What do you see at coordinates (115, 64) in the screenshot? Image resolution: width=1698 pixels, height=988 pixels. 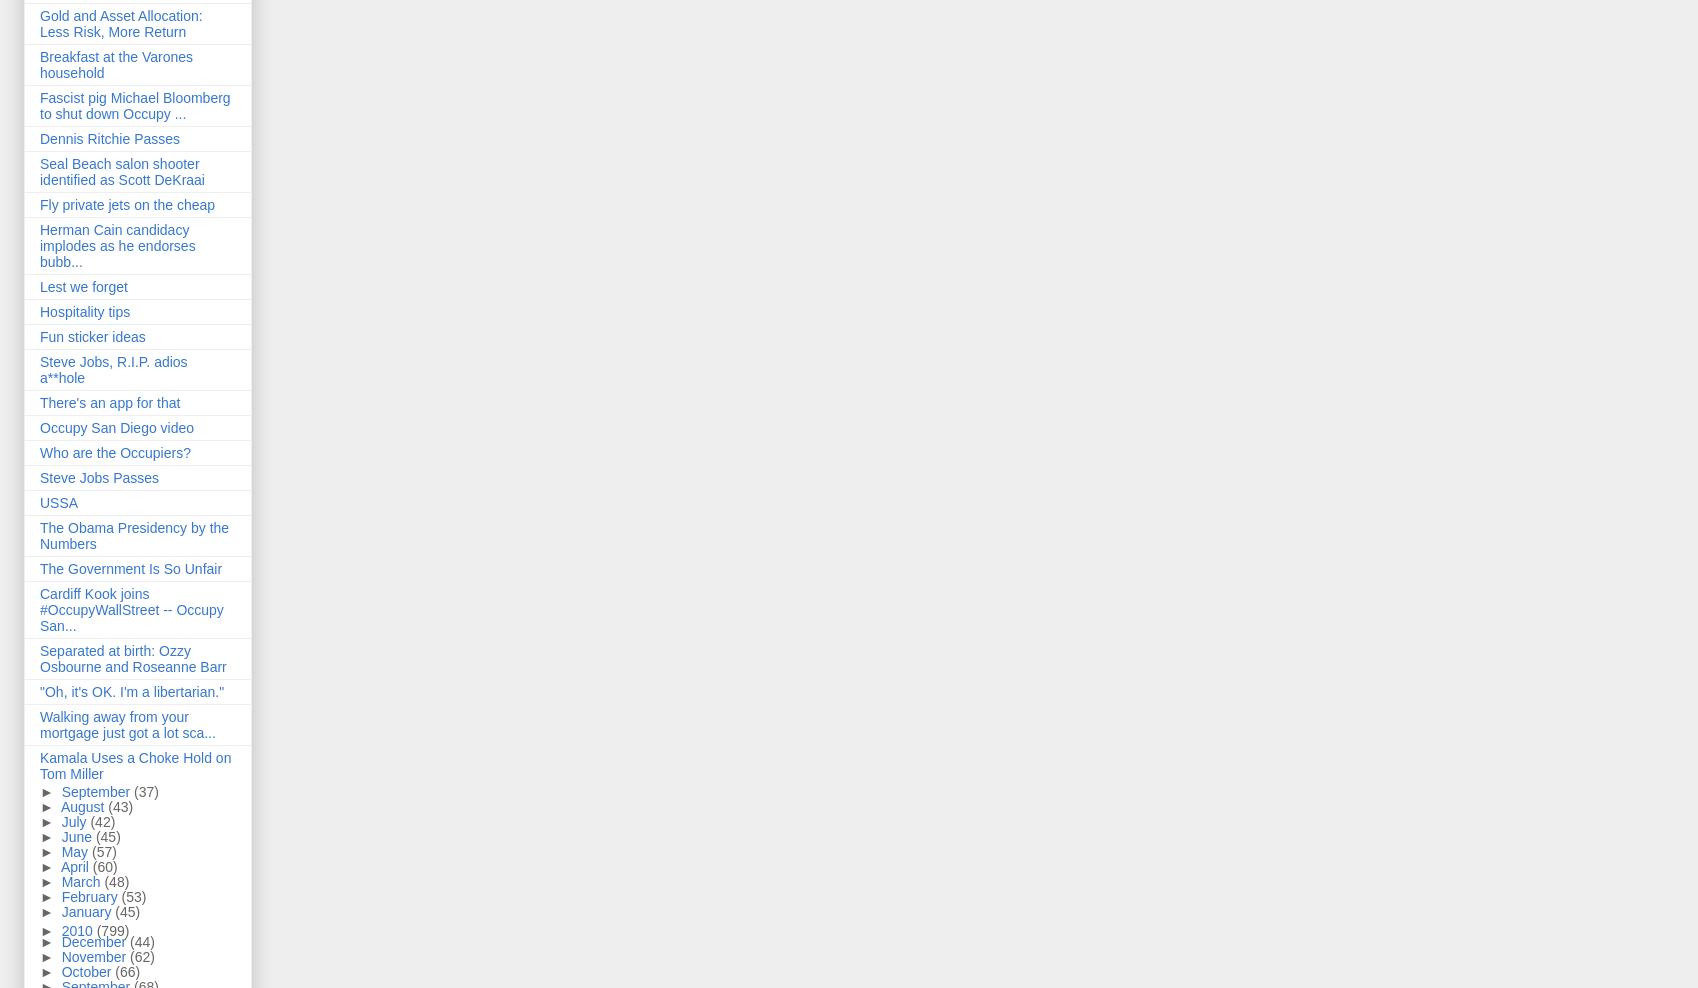 I see `'Breakfast at the Varones household'` at bounding box center [115, 64].